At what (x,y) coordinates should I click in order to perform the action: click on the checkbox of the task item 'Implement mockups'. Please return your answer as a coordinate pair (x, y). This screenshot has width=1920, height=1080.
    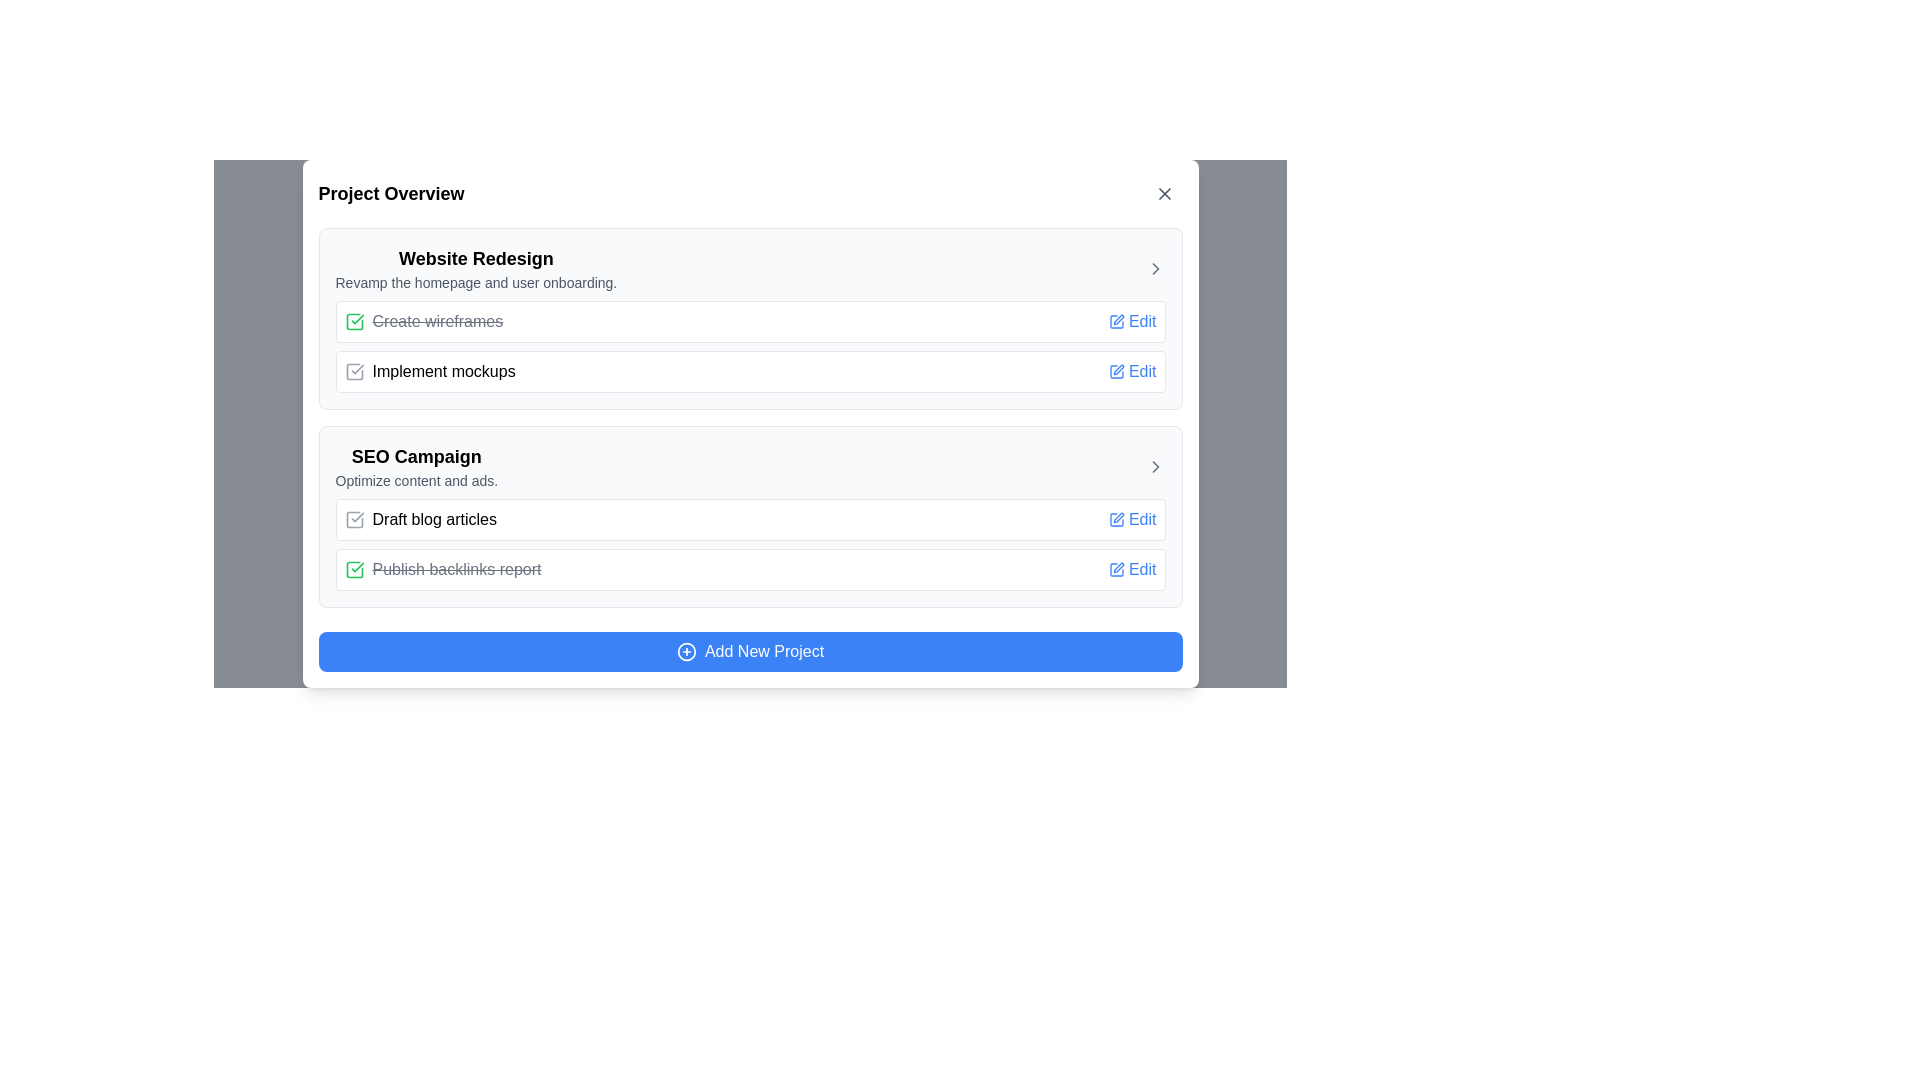
    Looking at the image, I should click on (429, 371).